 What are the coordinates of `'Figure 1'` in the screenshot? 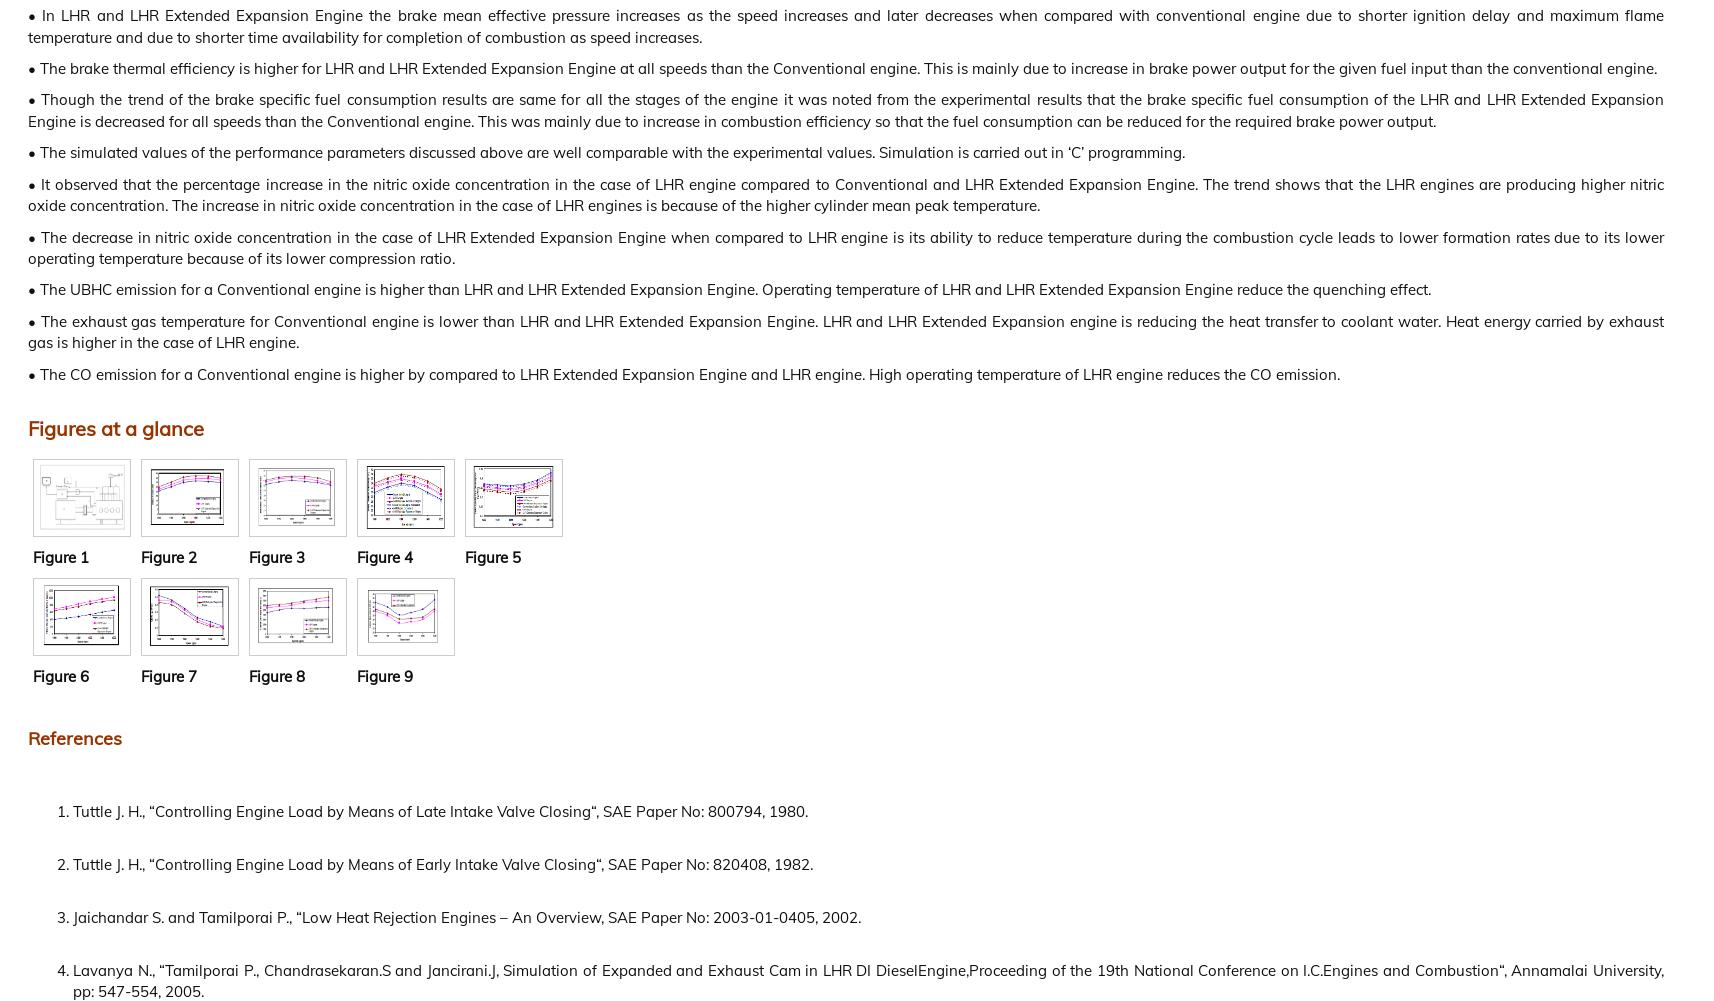 It's located at (60, 555).